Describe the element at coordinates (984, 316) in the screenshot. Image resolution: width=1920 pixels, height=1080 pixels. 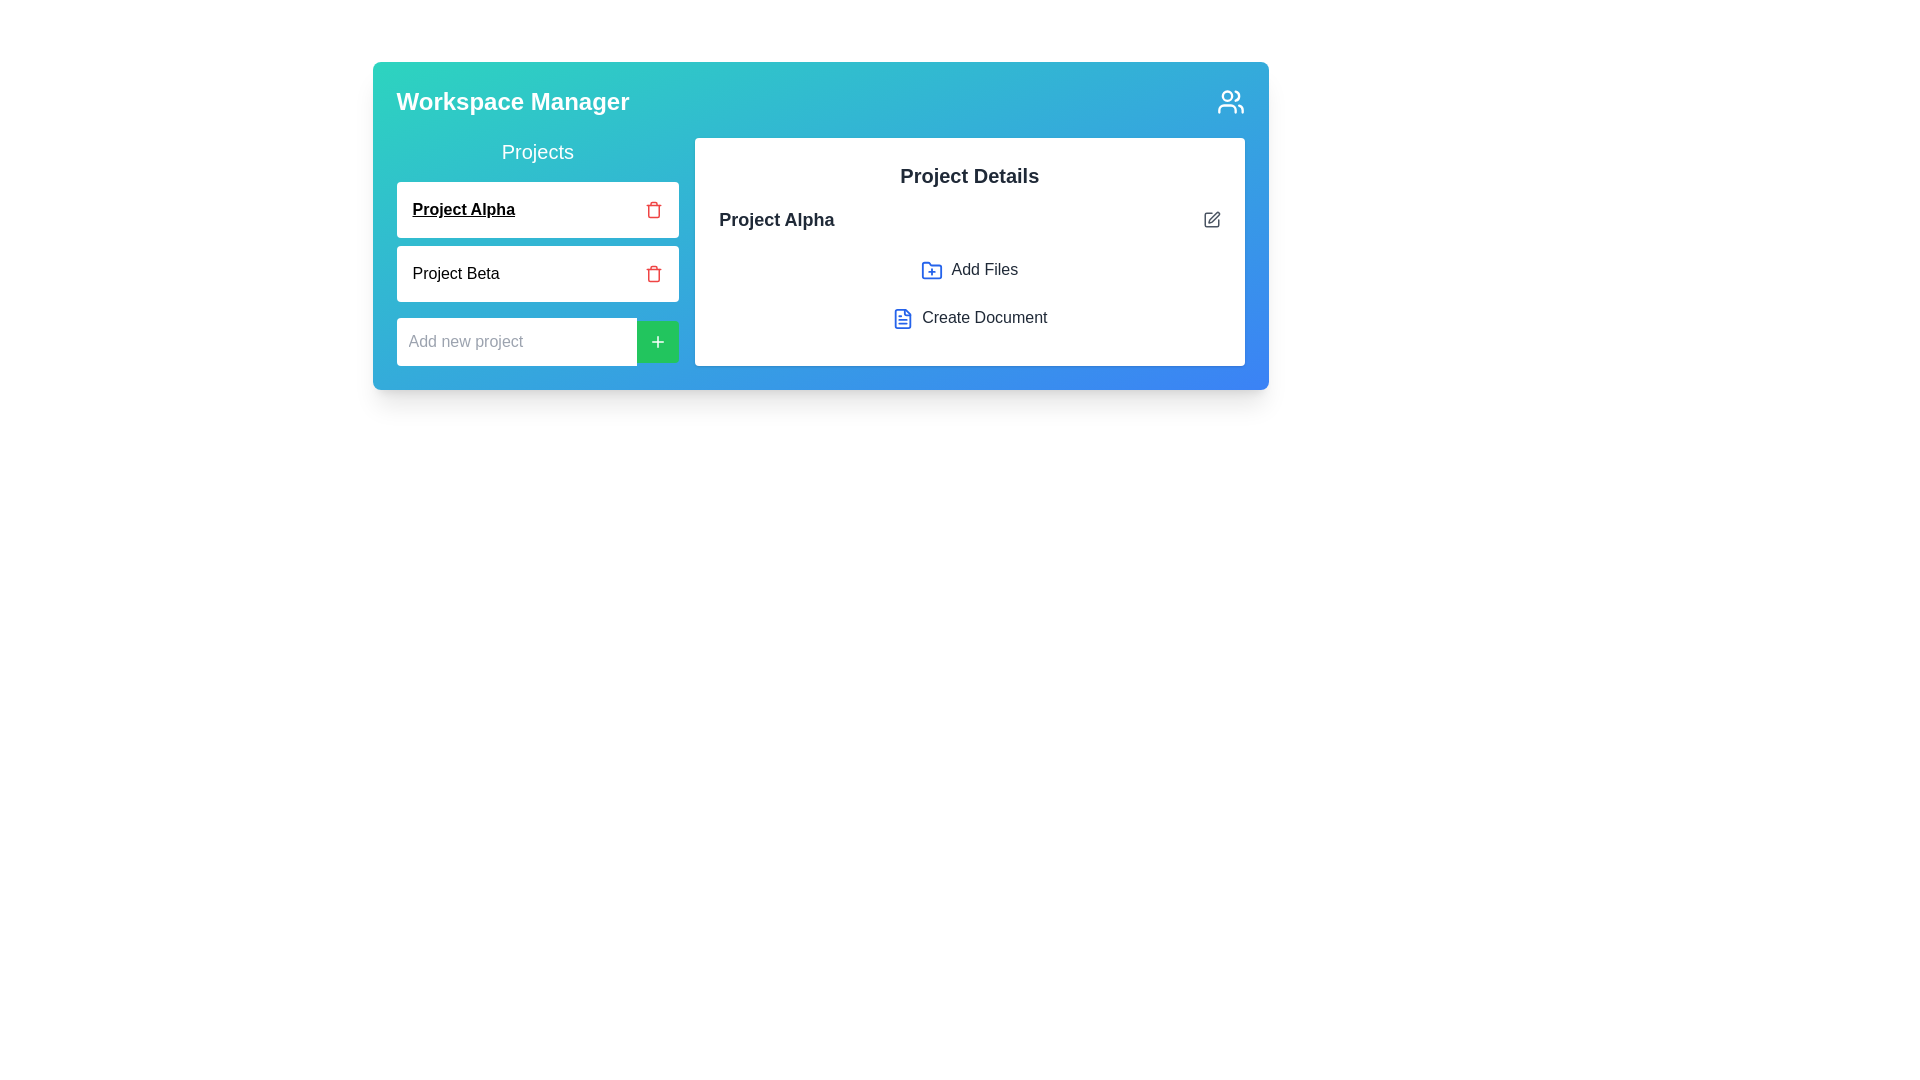
I see `the 'Create Document' text label located in the lower right segment of the Project Details section to initiate the creation of a document` at that location.